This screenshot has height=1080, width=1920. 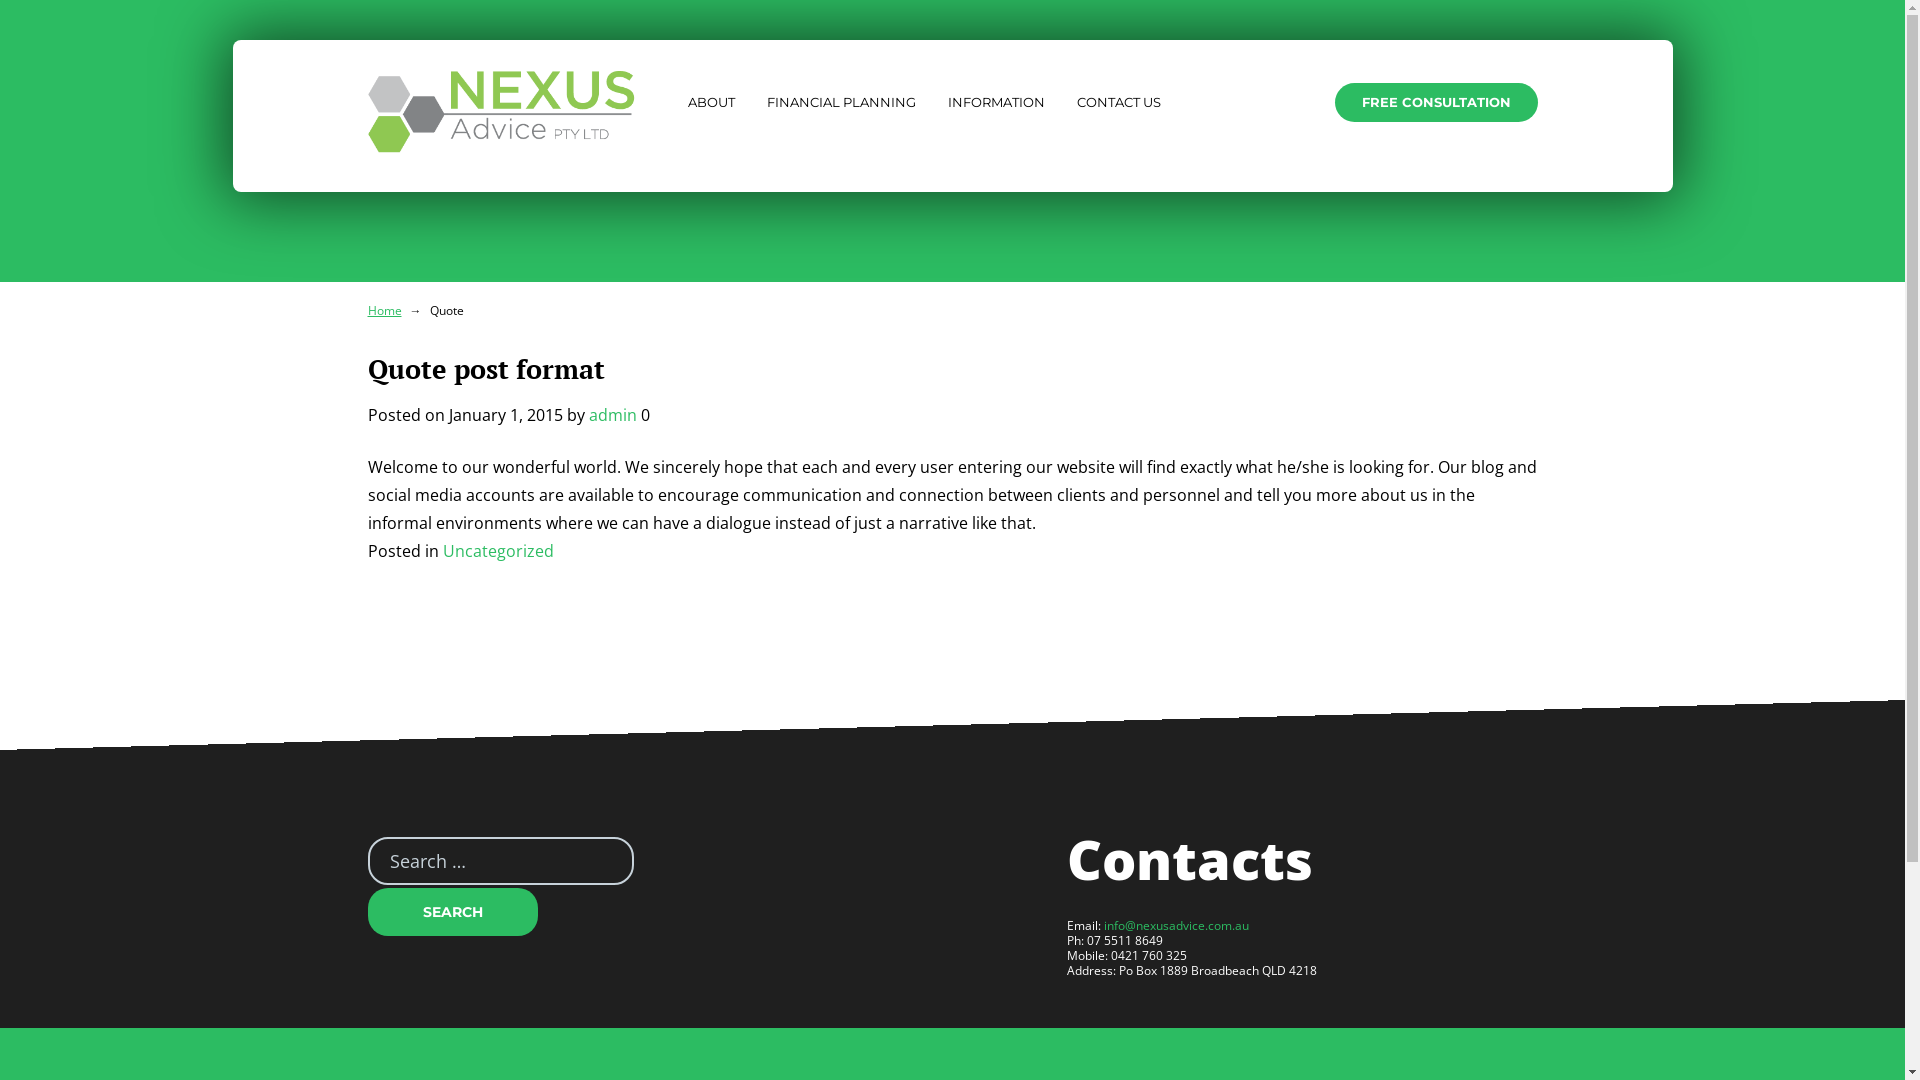 I want to click on 'Home', so click(x=384, y=310).